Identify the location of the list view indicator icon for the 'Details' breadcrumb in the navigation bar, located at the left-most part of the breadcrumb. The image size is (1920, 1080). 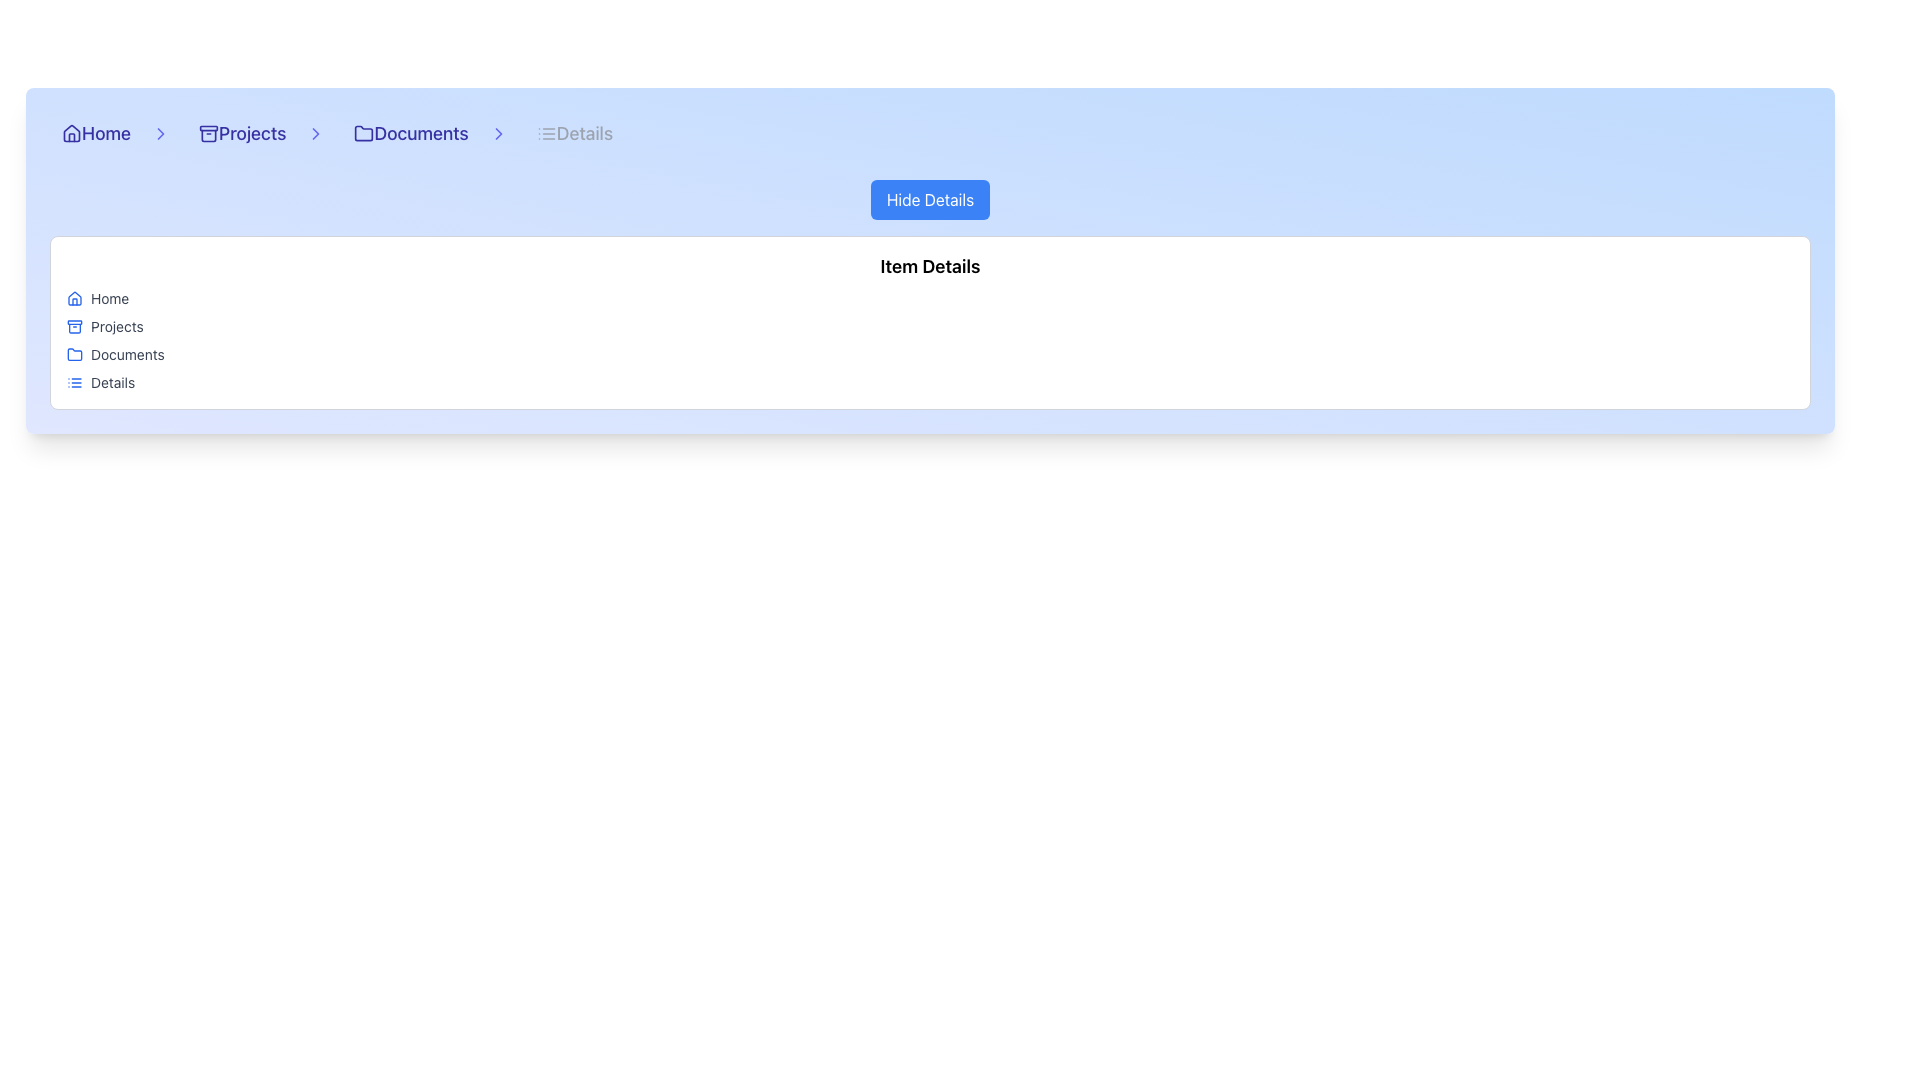
(75, 382).